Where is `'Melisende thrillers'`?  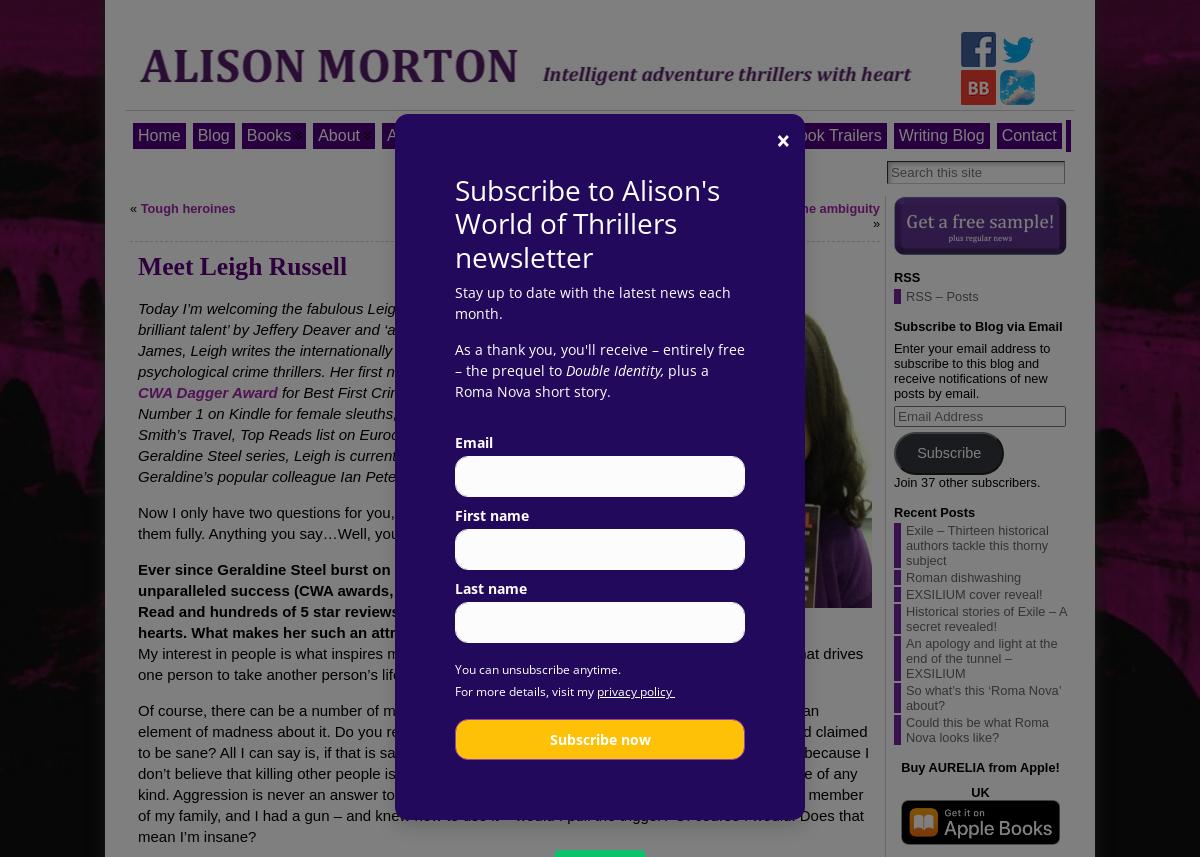
'Melisende thrillers' is located at coordinates (611, 134).